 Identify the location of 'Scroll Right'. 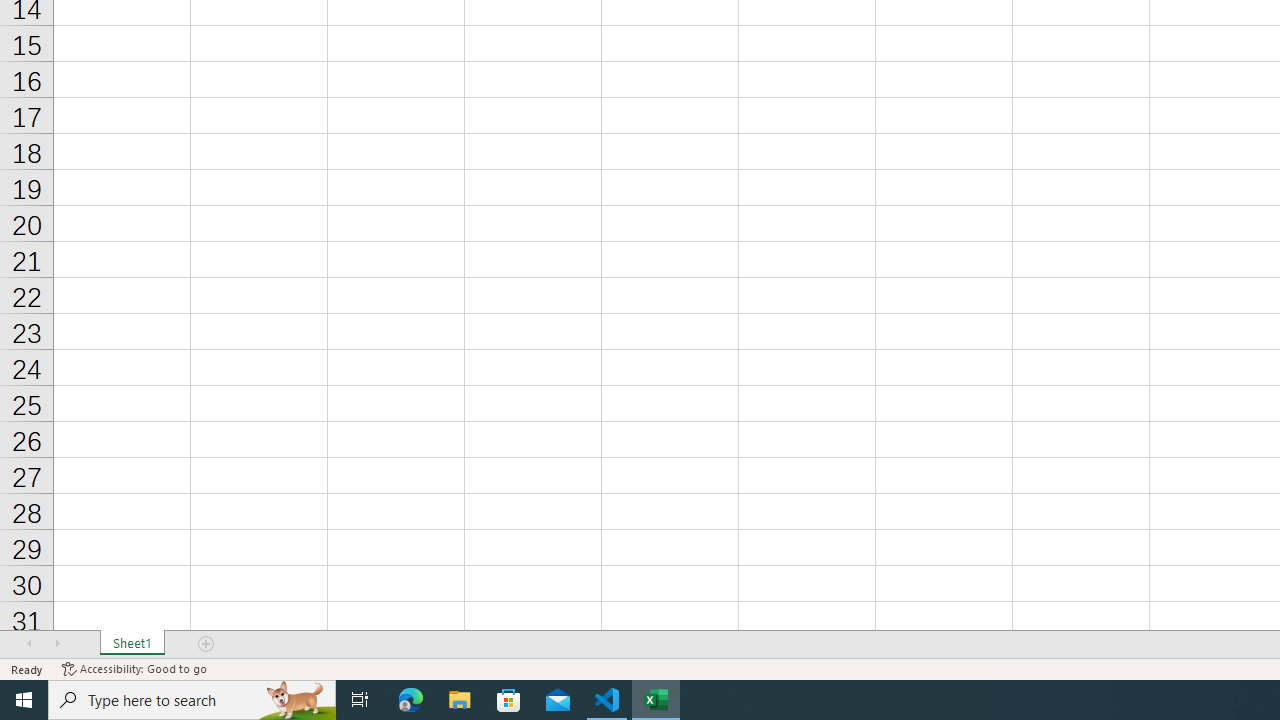
(57, 644).